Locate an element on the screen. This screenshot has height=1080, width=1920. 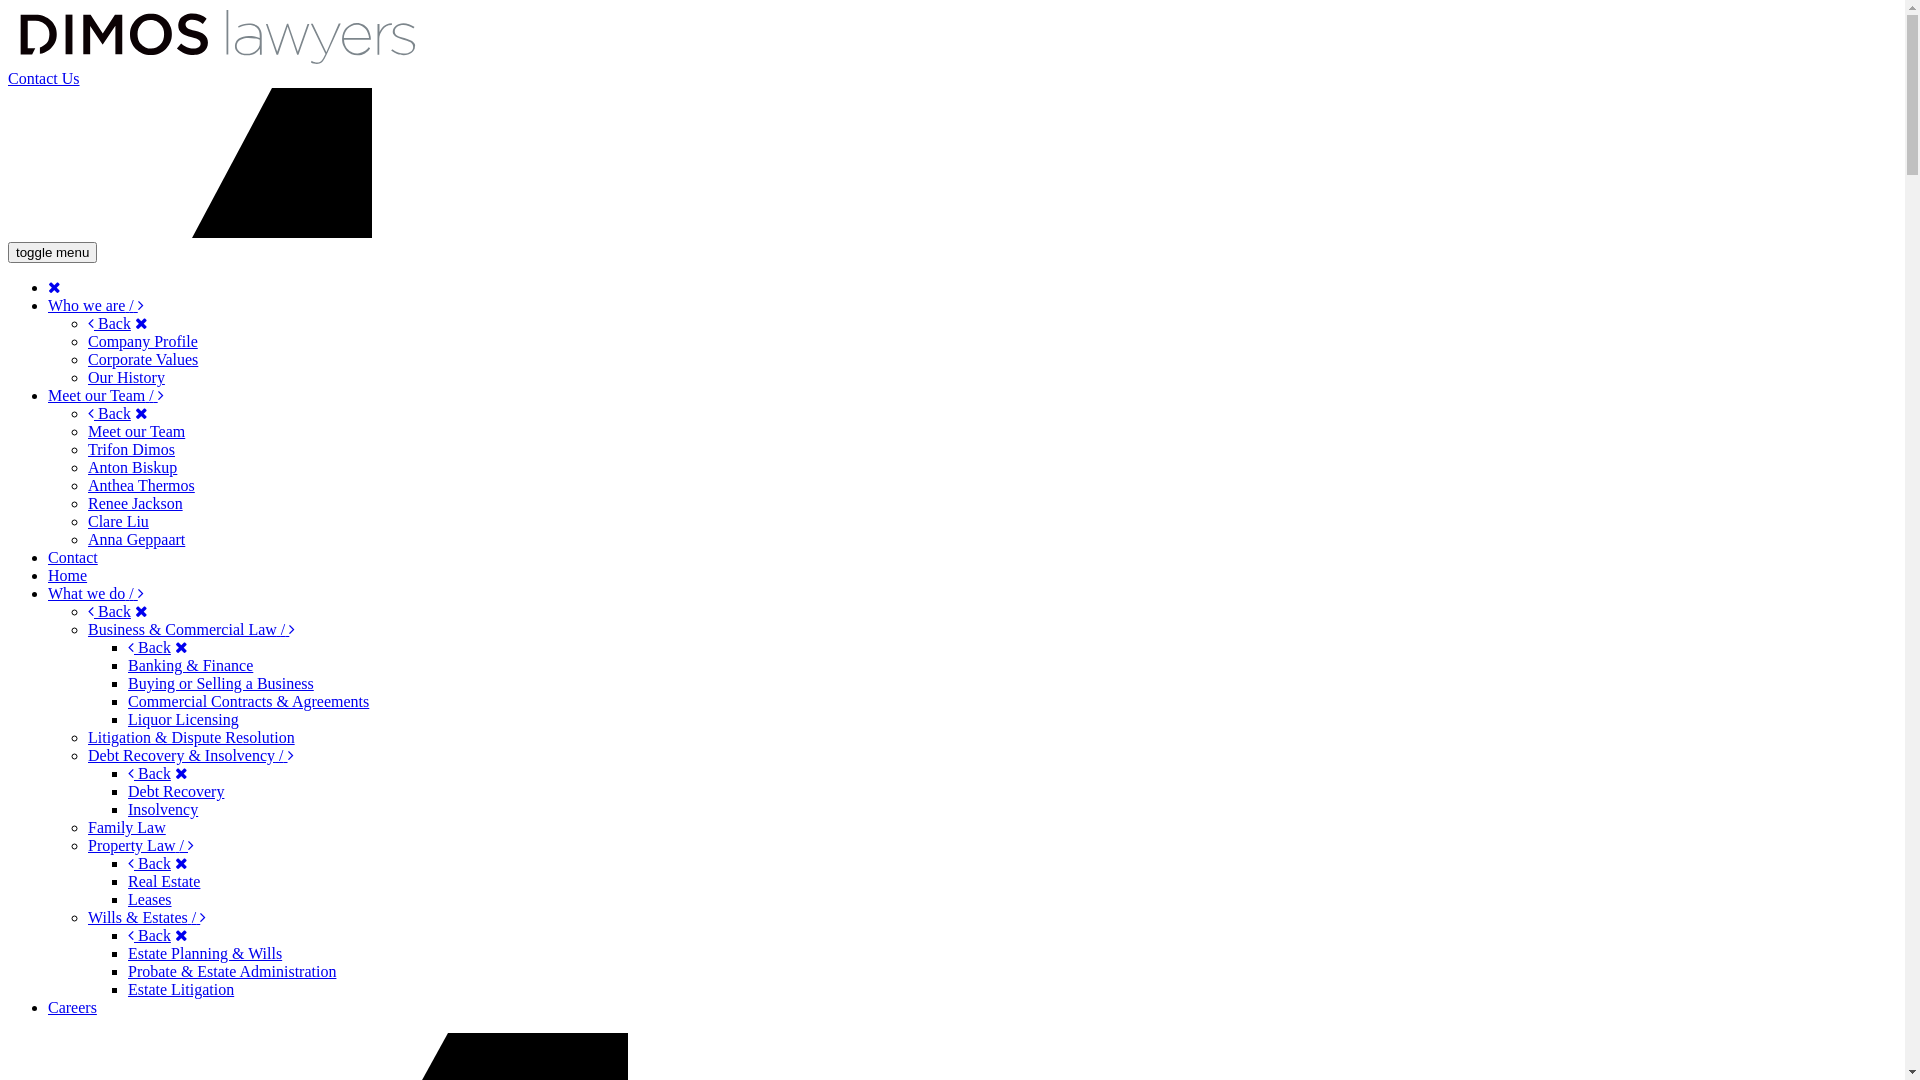
'Meet our Team' is located at coordinates (135, 430).